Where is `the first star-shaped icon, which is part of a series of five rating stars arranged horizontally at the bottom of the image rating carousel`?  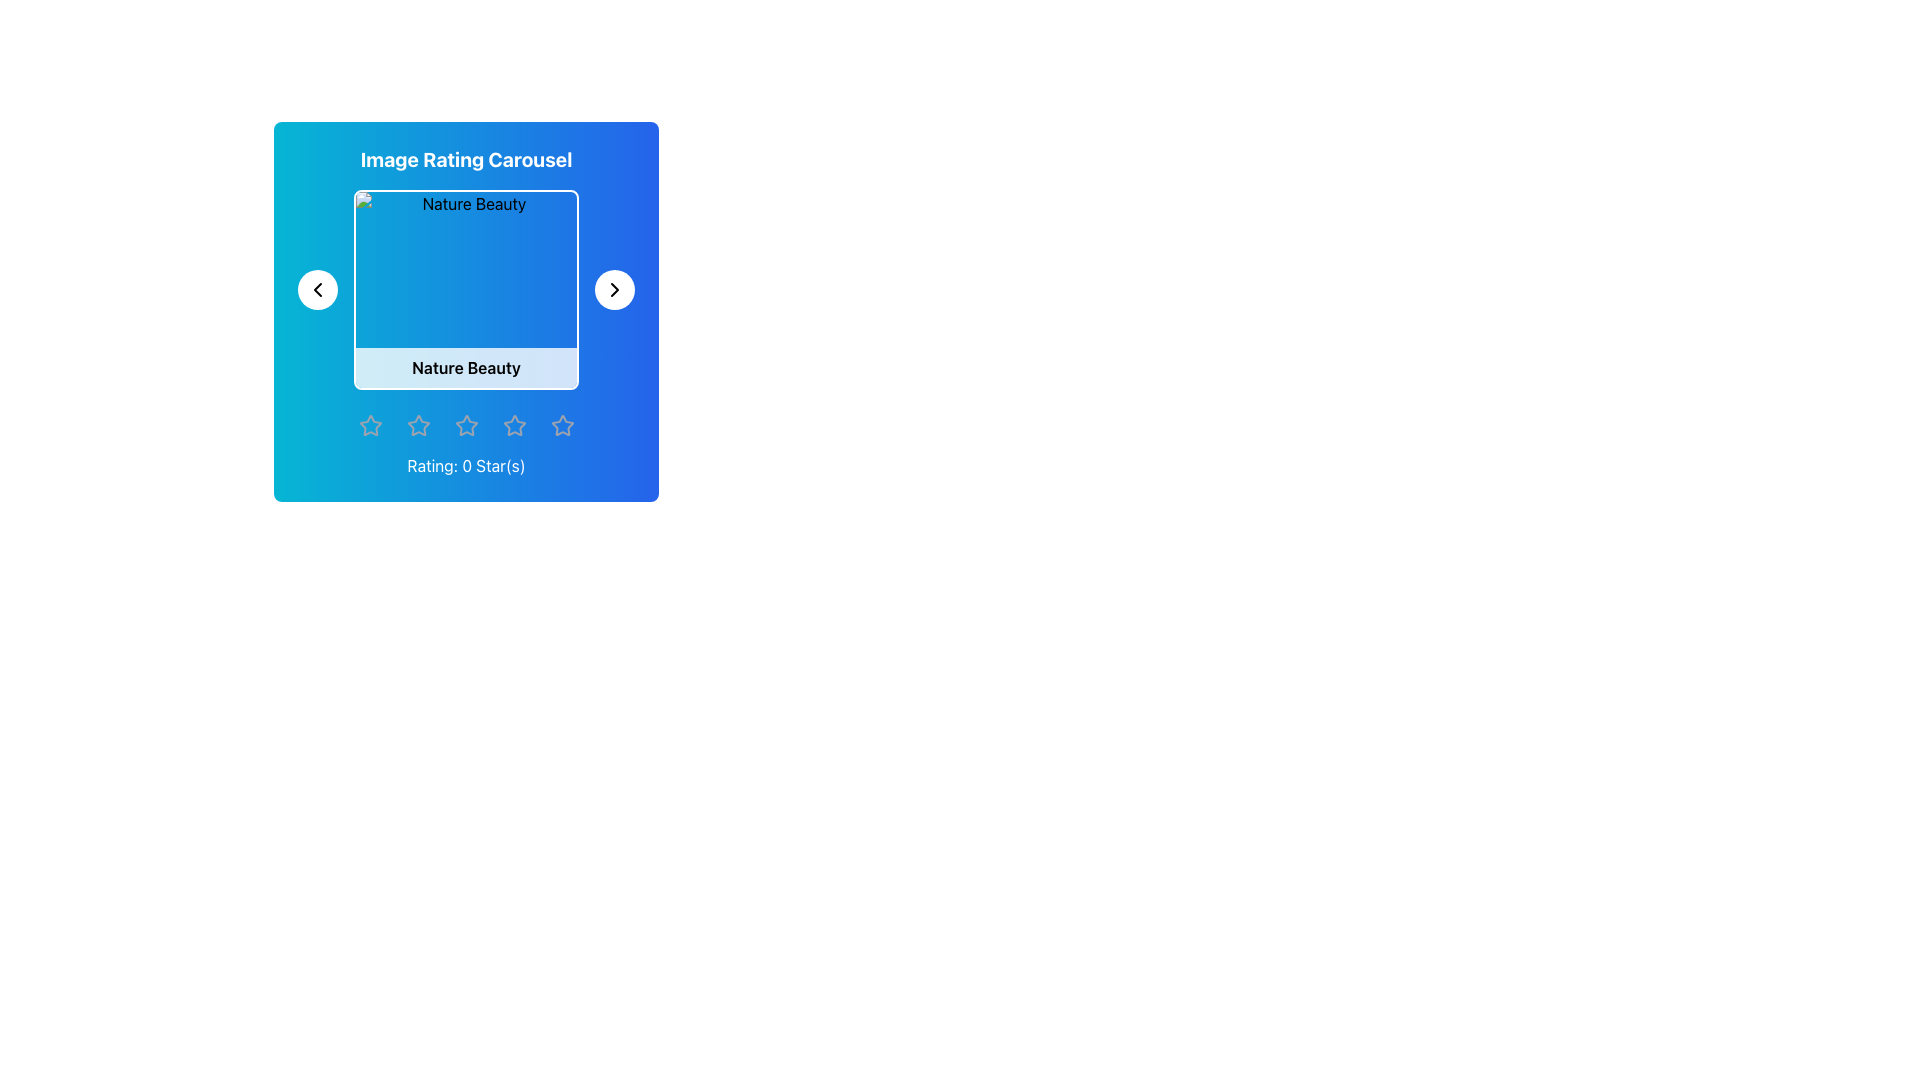 the first star-shaped icon, which is part of a series of five rating stars arranged horizontally at the bottom of the image rating carousel is located at coordinates (370, 424).